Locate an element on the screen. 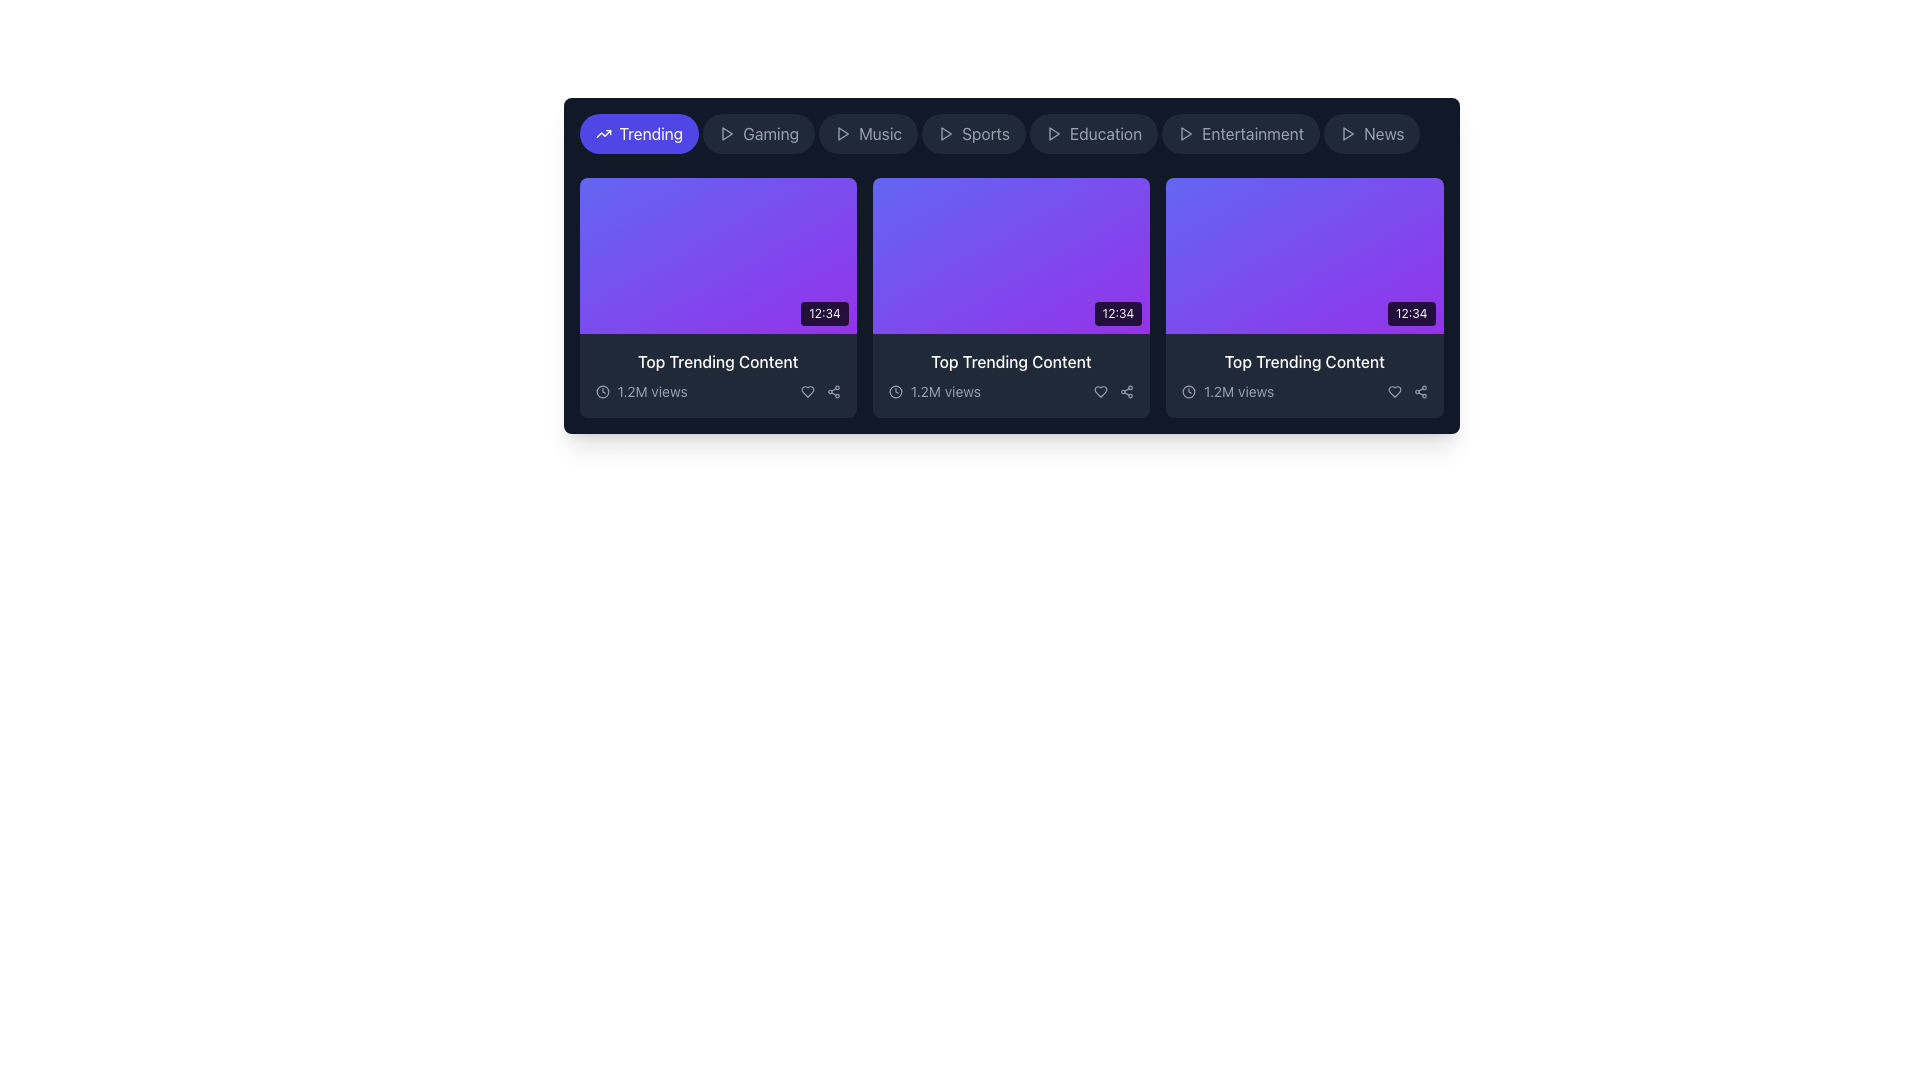  the share icon button, which resembles three connected dots in a triangular arrangement, located below the video thumbnail of the third trending content card is located at coordinates (1127, 391).